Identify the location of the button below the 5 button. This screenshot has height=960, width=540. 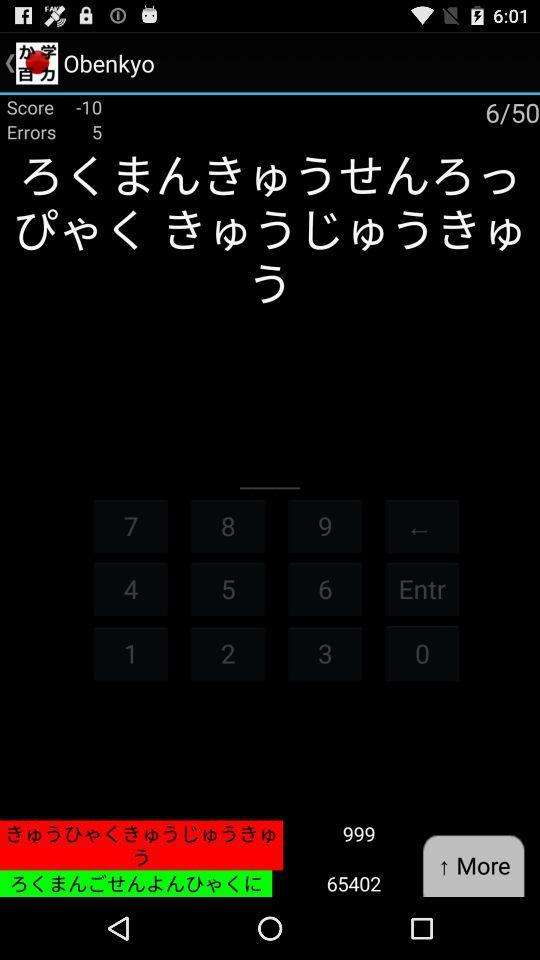
(226, 652).